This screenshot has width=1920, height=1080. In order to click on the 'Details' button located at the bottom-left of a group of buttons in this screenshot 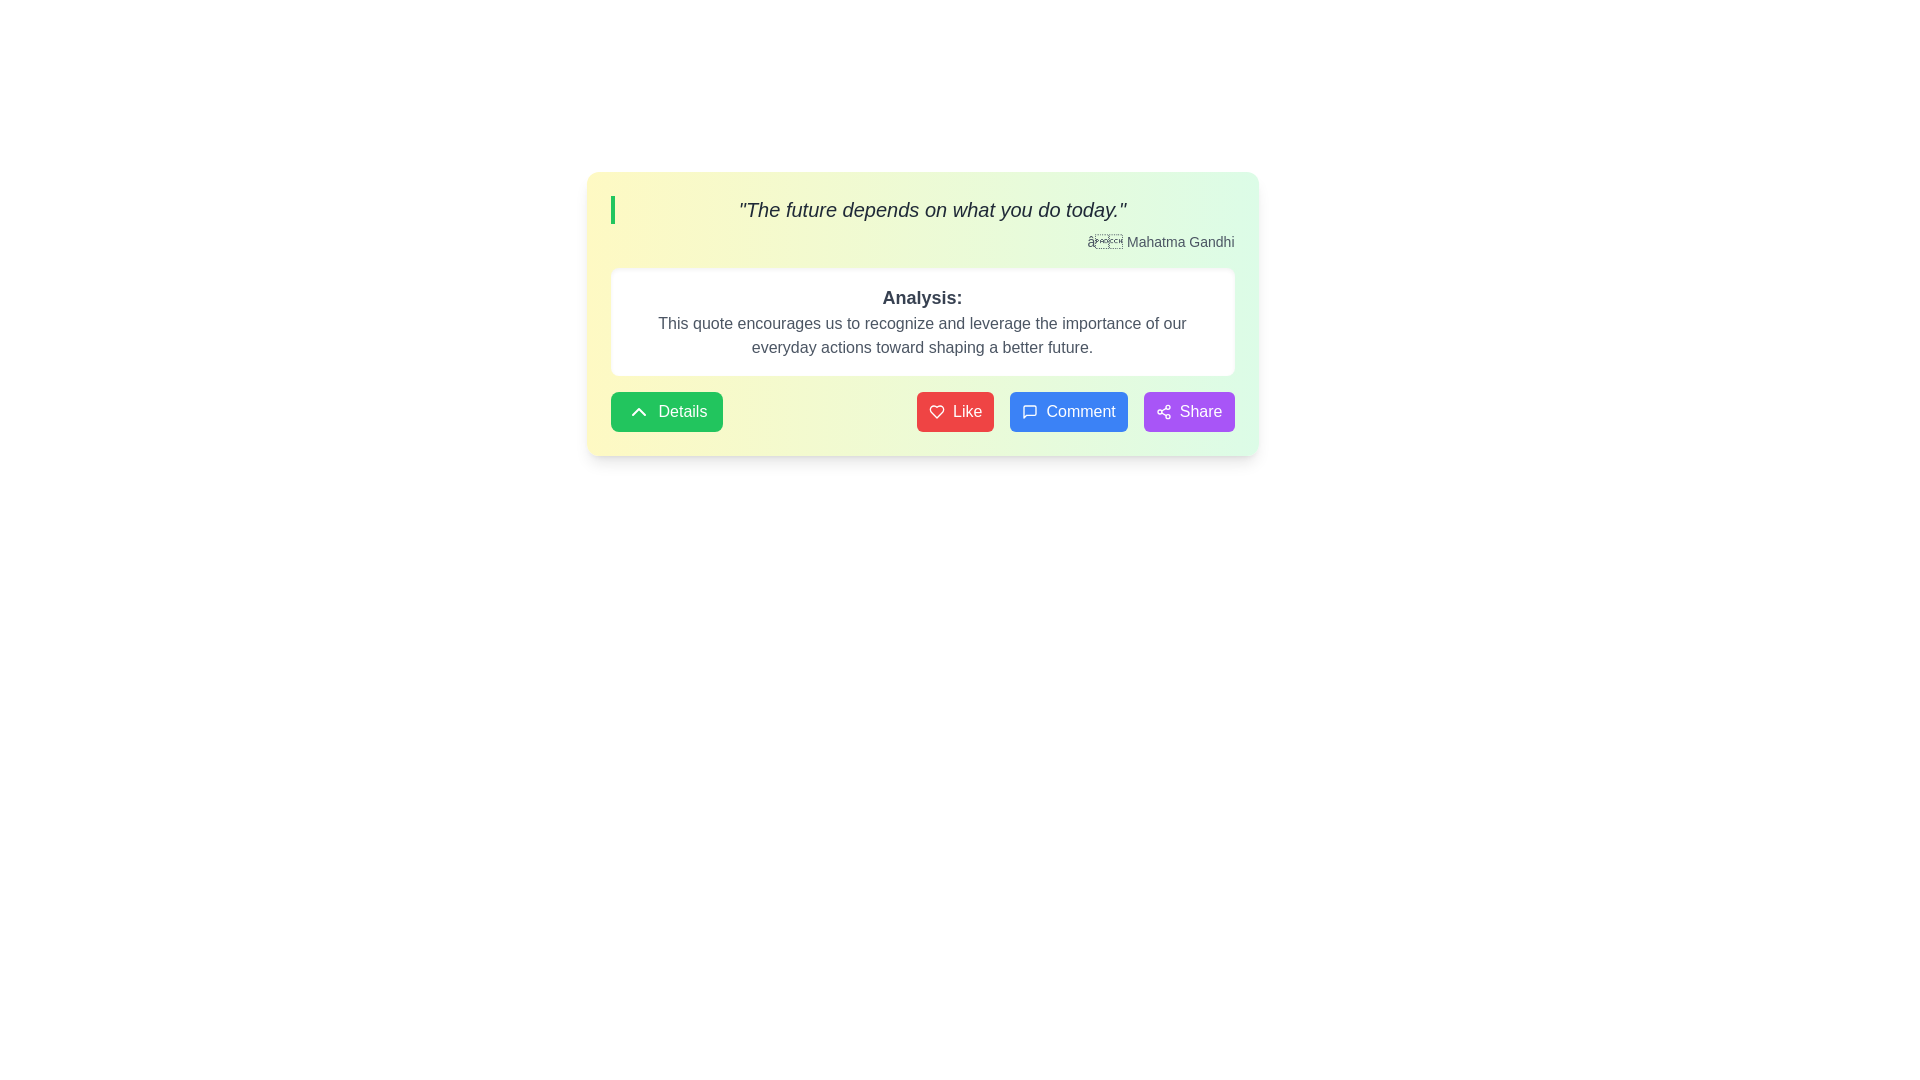, I will do `click(667, 411)`.